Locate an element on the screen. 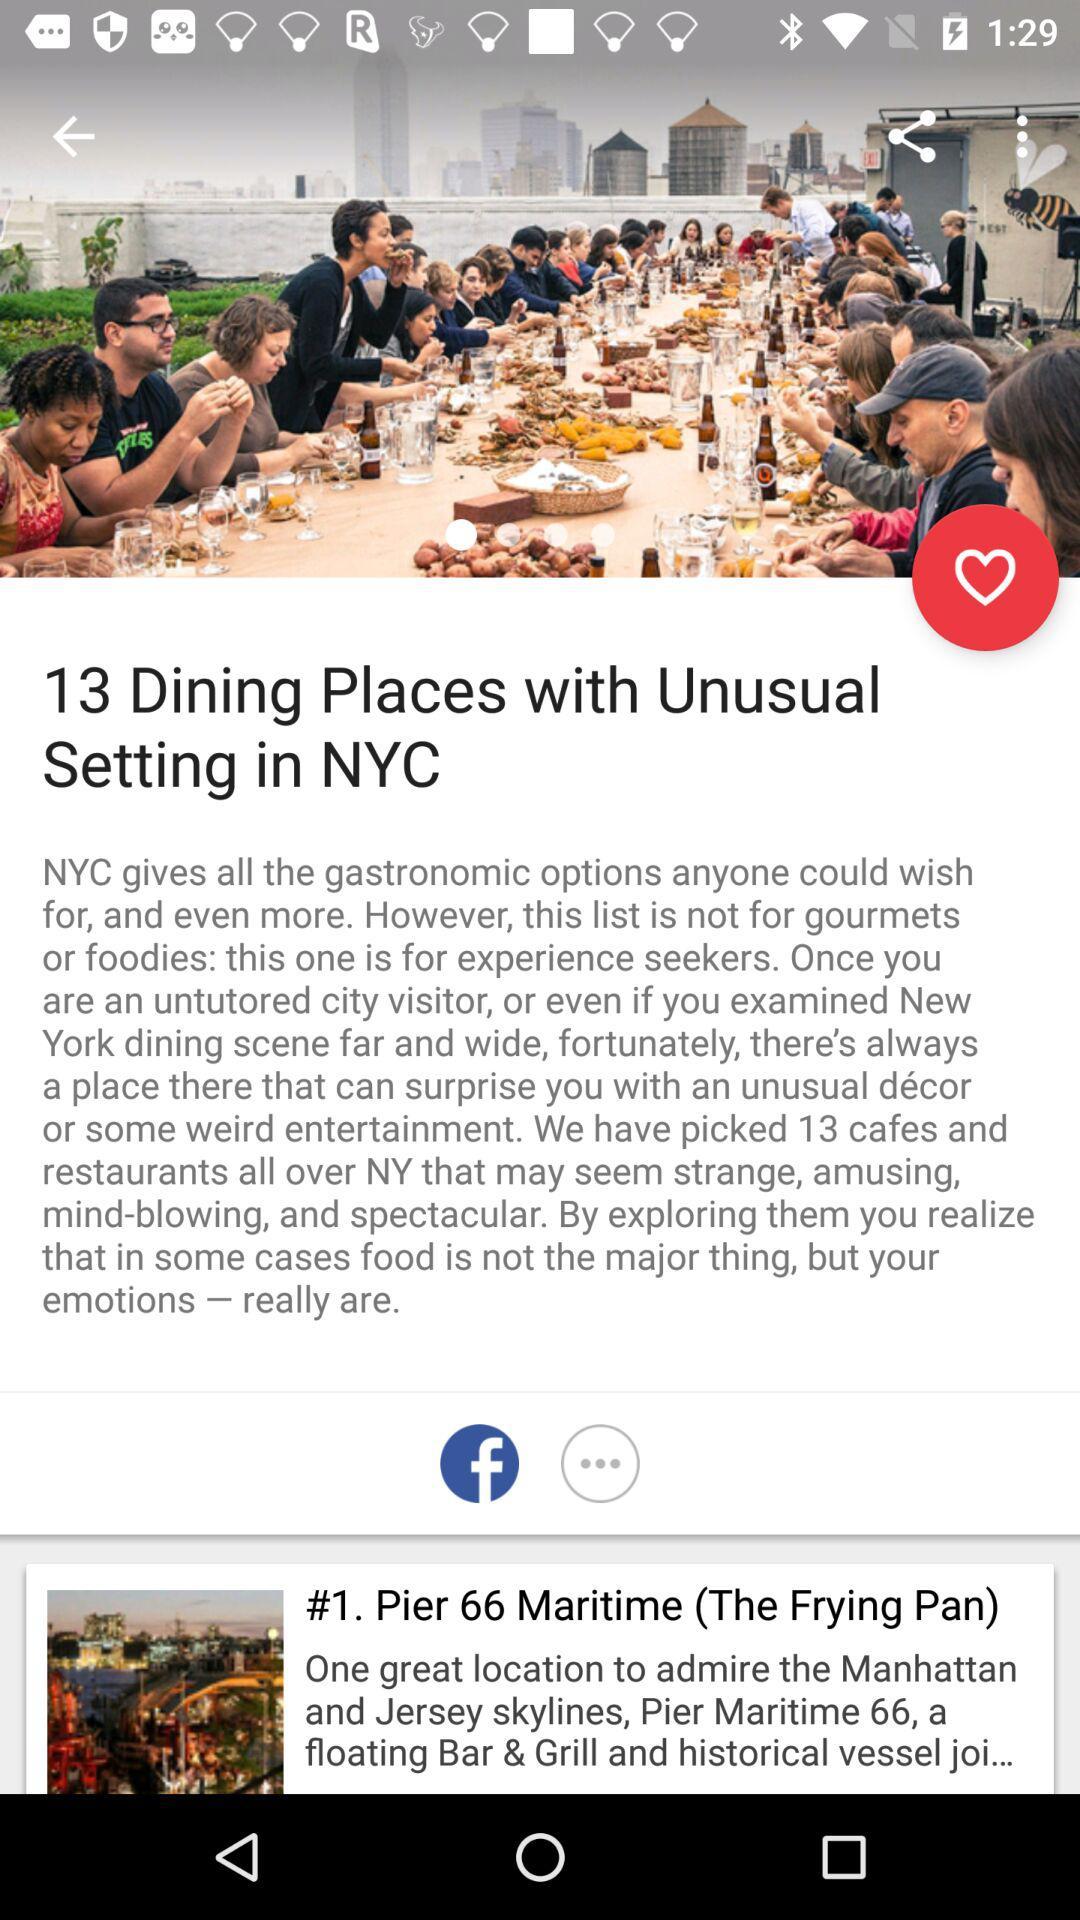  the facebook icon is located at coordinates (479, 1463).